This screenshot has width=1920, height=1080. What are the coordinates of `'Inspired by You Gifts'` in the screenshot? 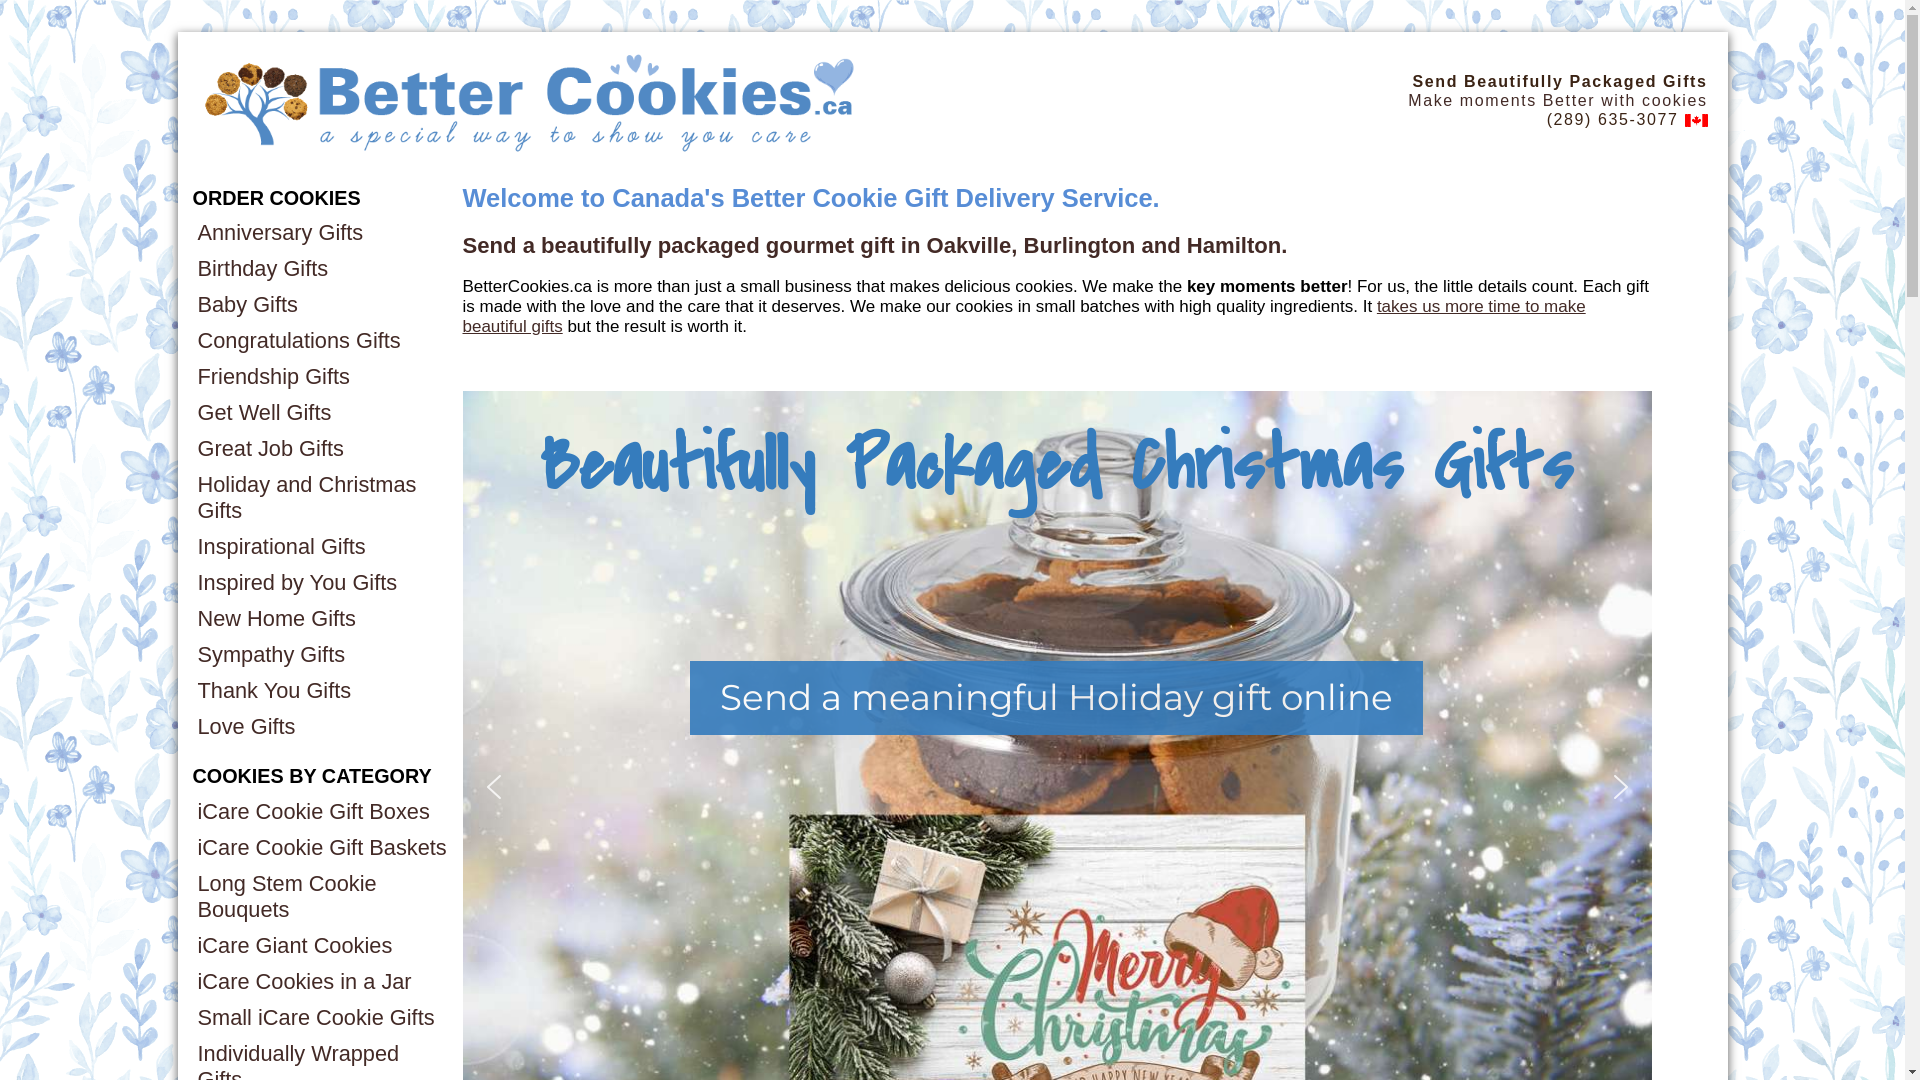 It's located at (321, 582).